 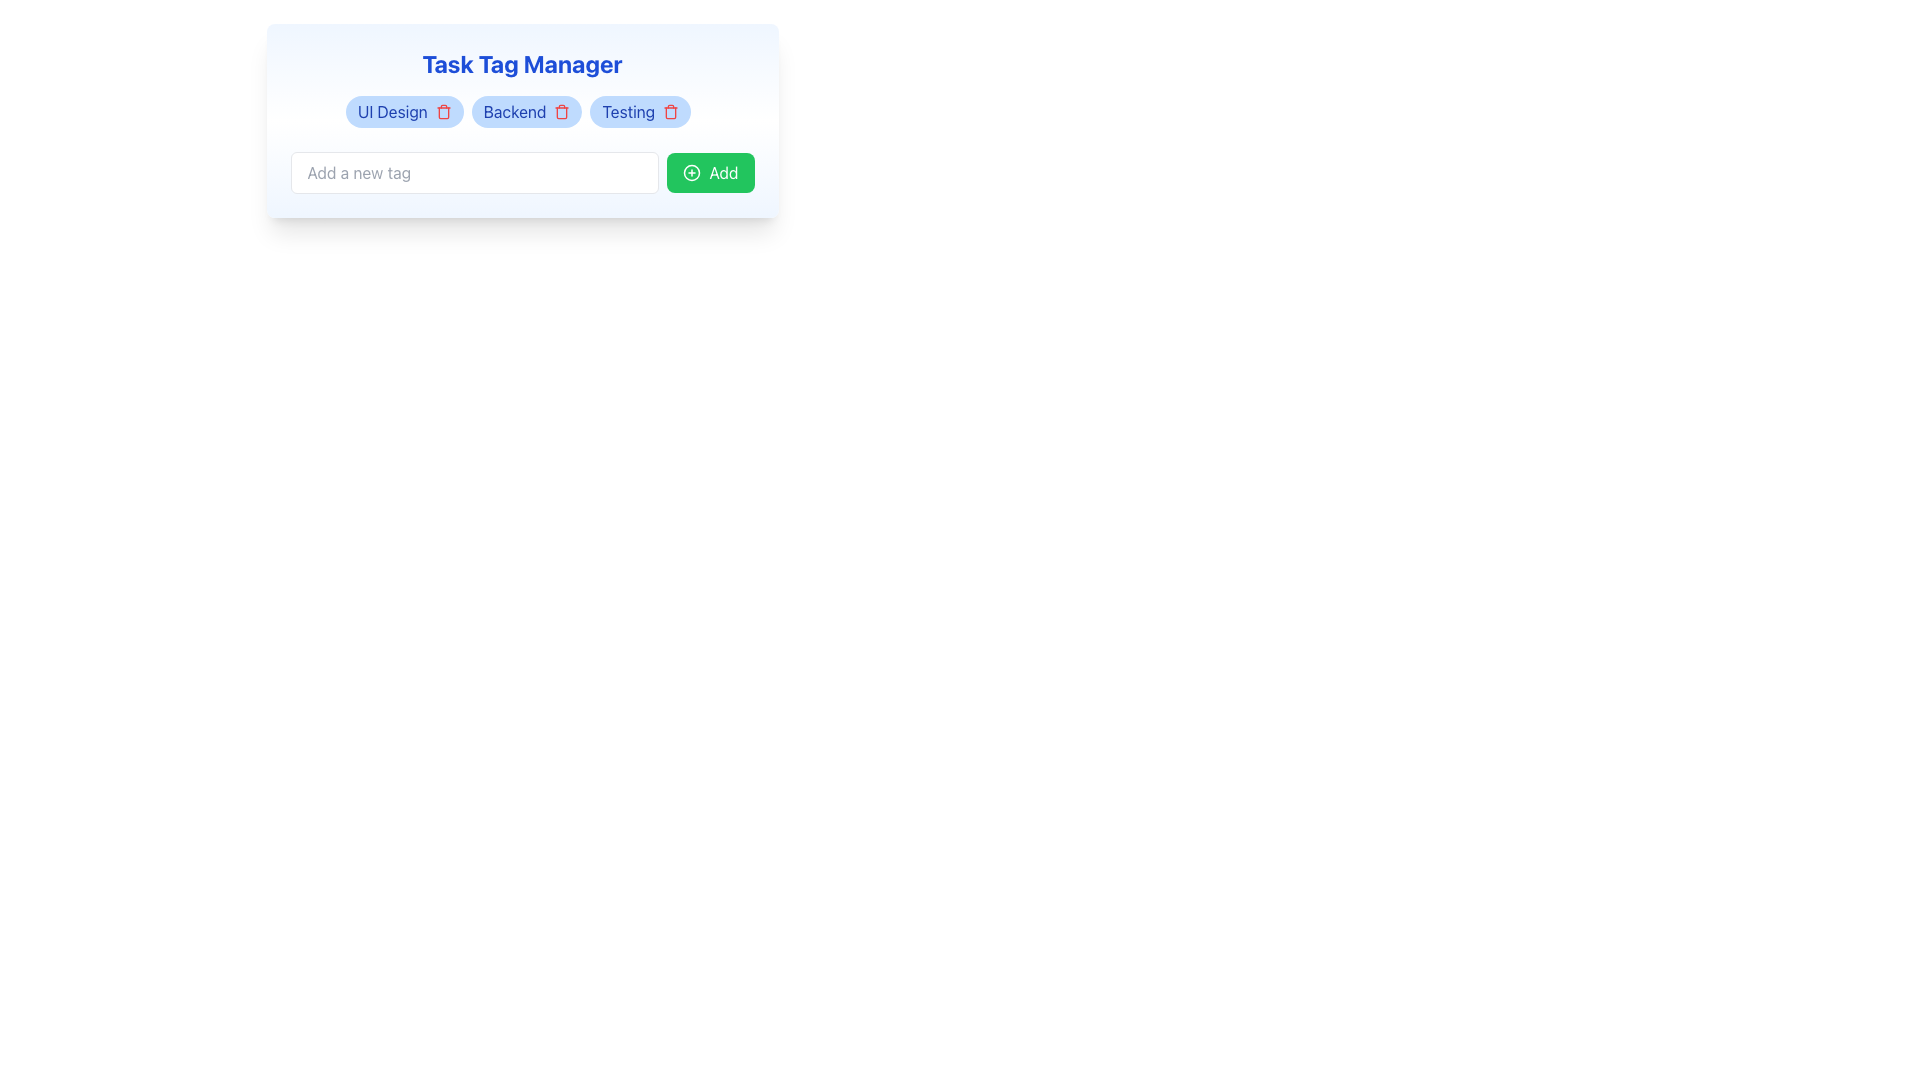 What do you see at coordinates (392, 111) in the screenshot?
I see `the Text label that categorizes tags in the task management interface, located beneath the 'Task Tag Manager' heading` at bounding box center [392, 111].